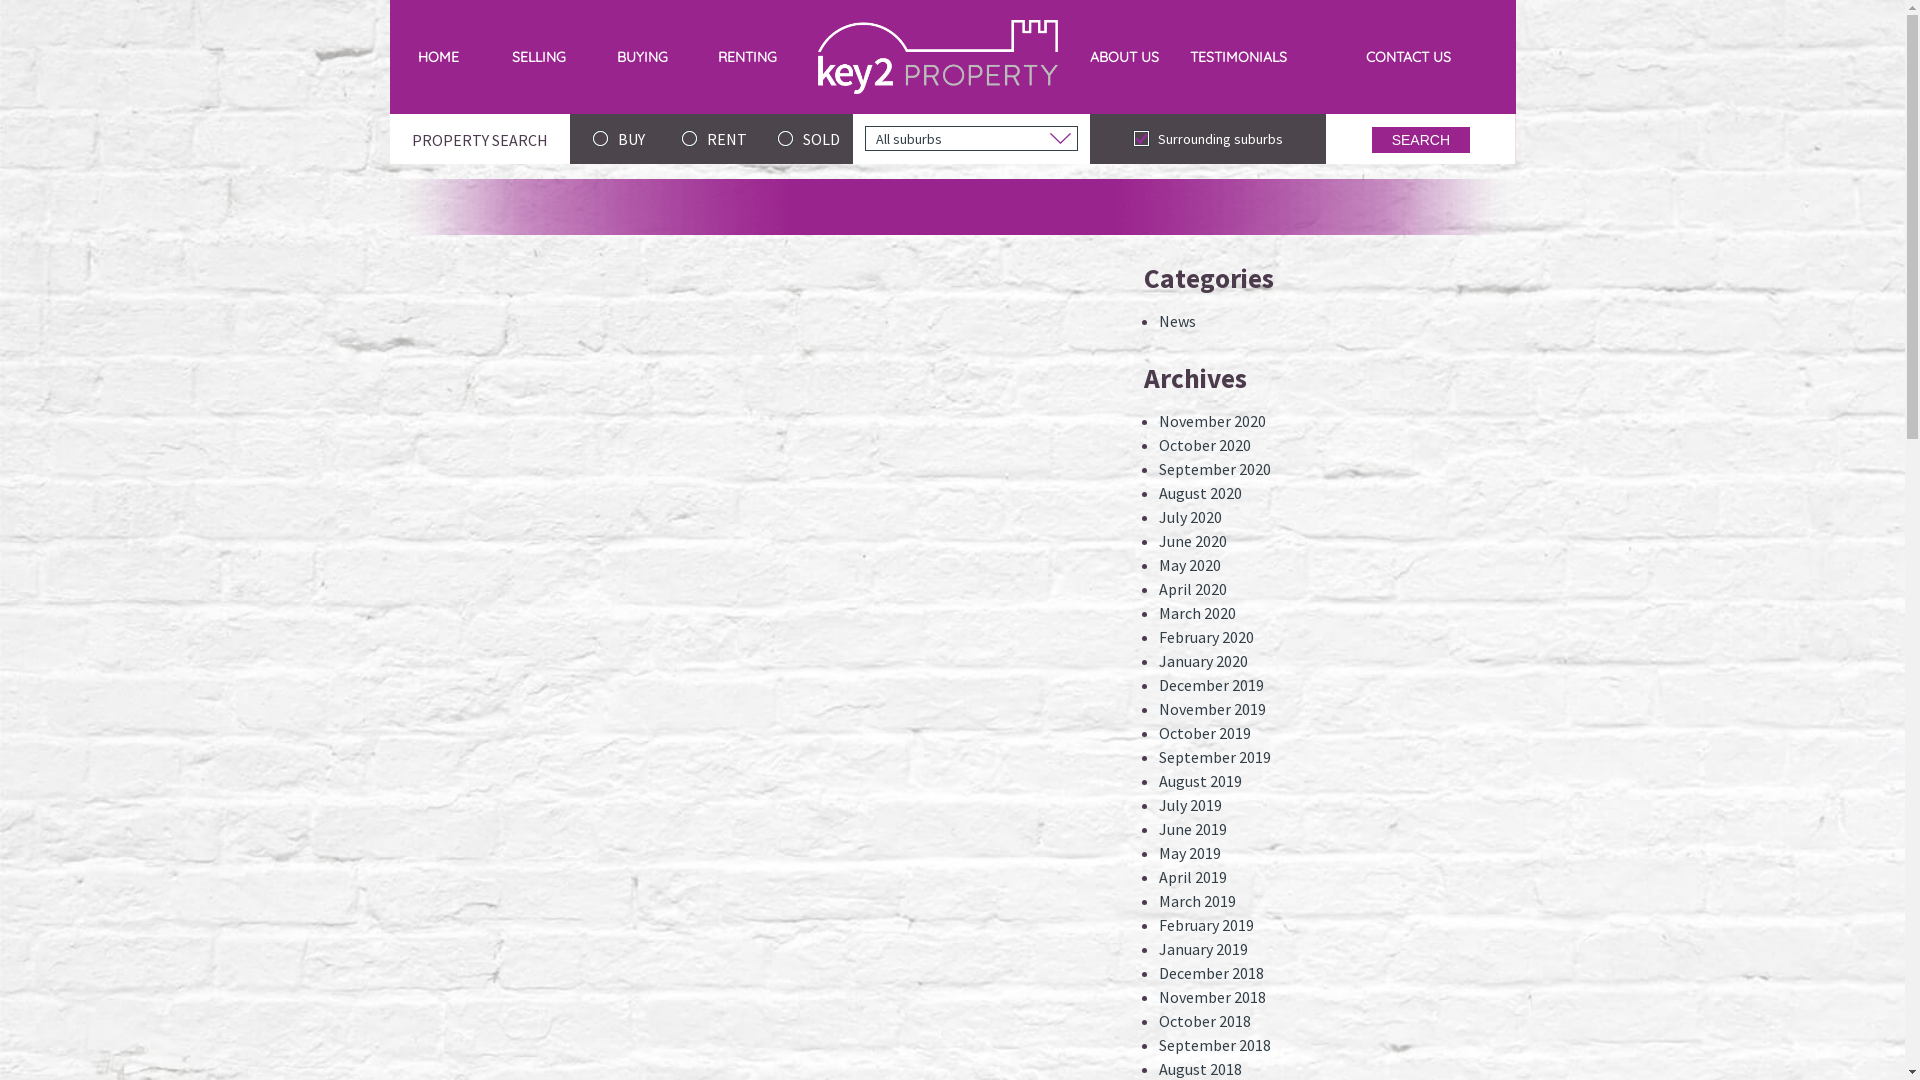 The image size is (1920, 1080). I want to click on 'December 2019', so click(1210, 684).